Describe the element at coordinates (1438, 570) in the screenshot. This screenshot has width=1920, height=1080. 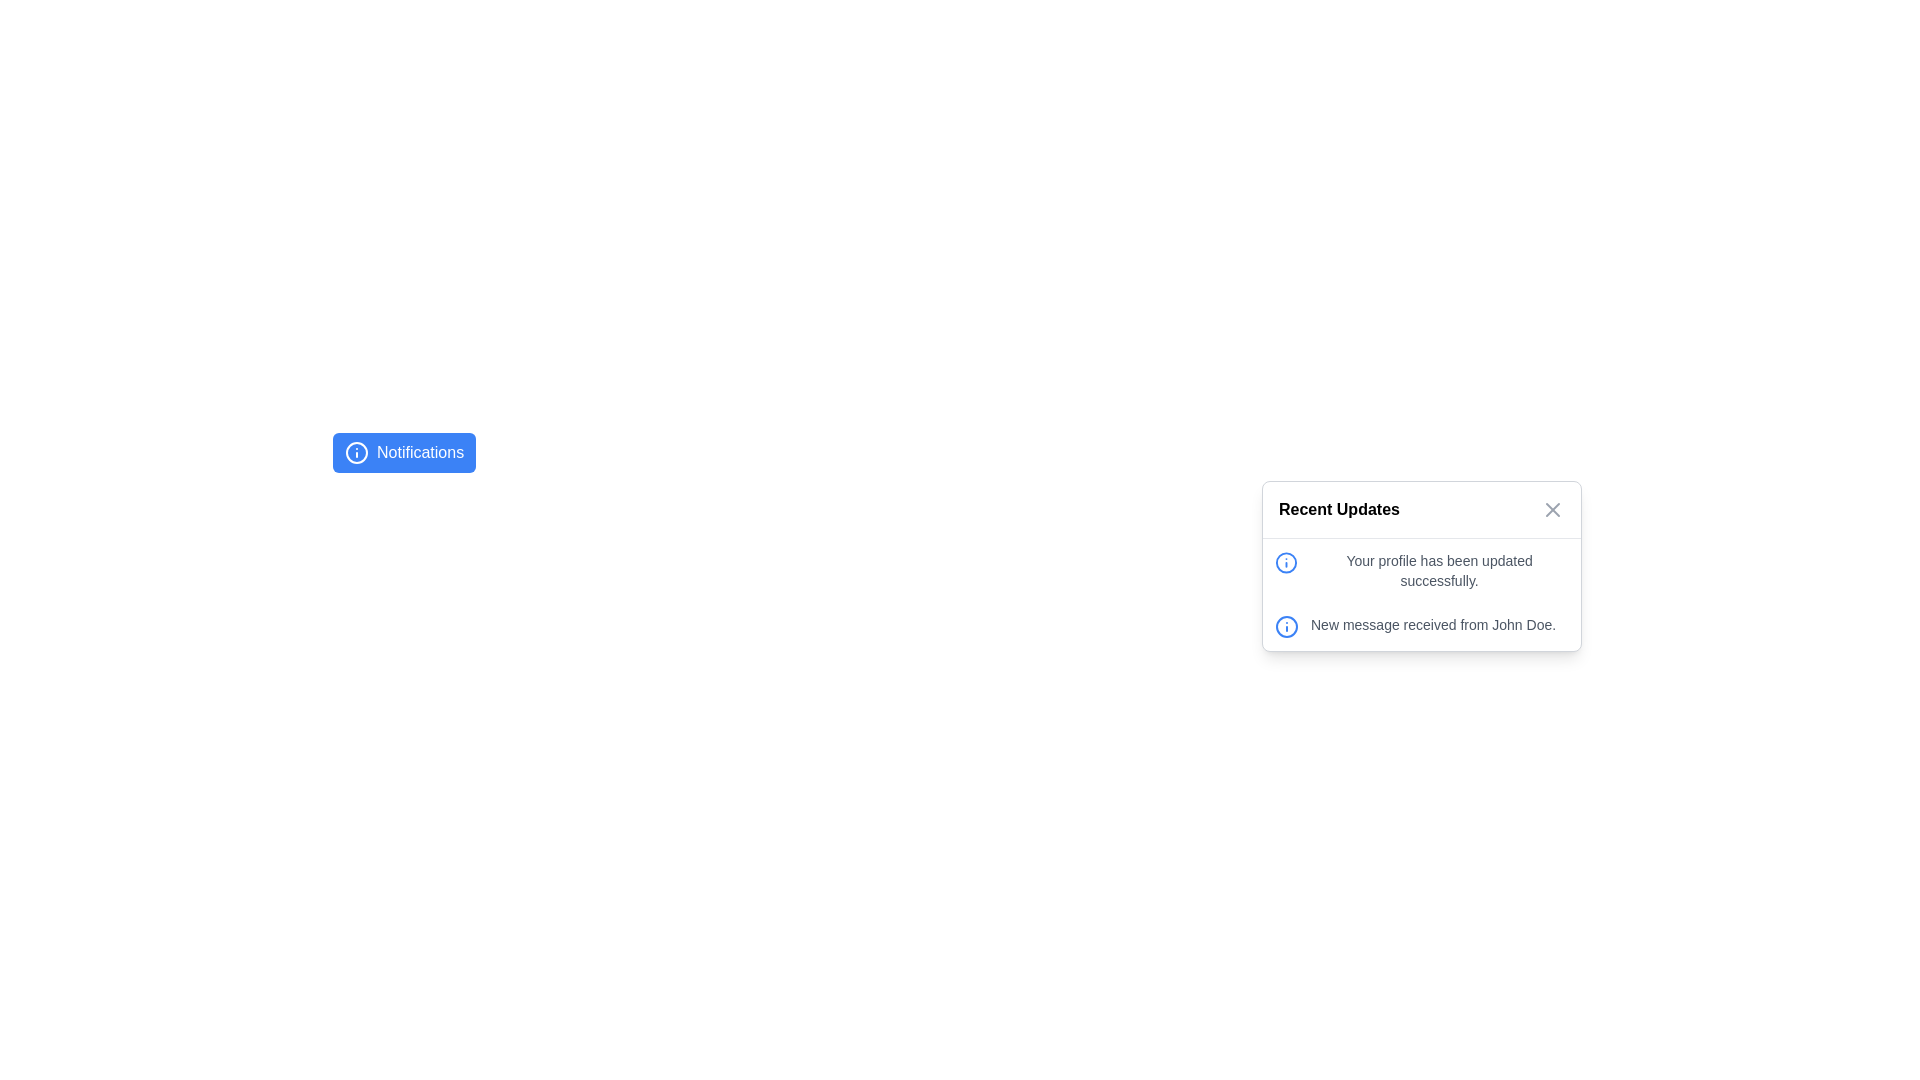
I see `information from the text element that informs the user about a successful profile update, located in the 'Recent Updates' section, next to a blue information icon` at that location.